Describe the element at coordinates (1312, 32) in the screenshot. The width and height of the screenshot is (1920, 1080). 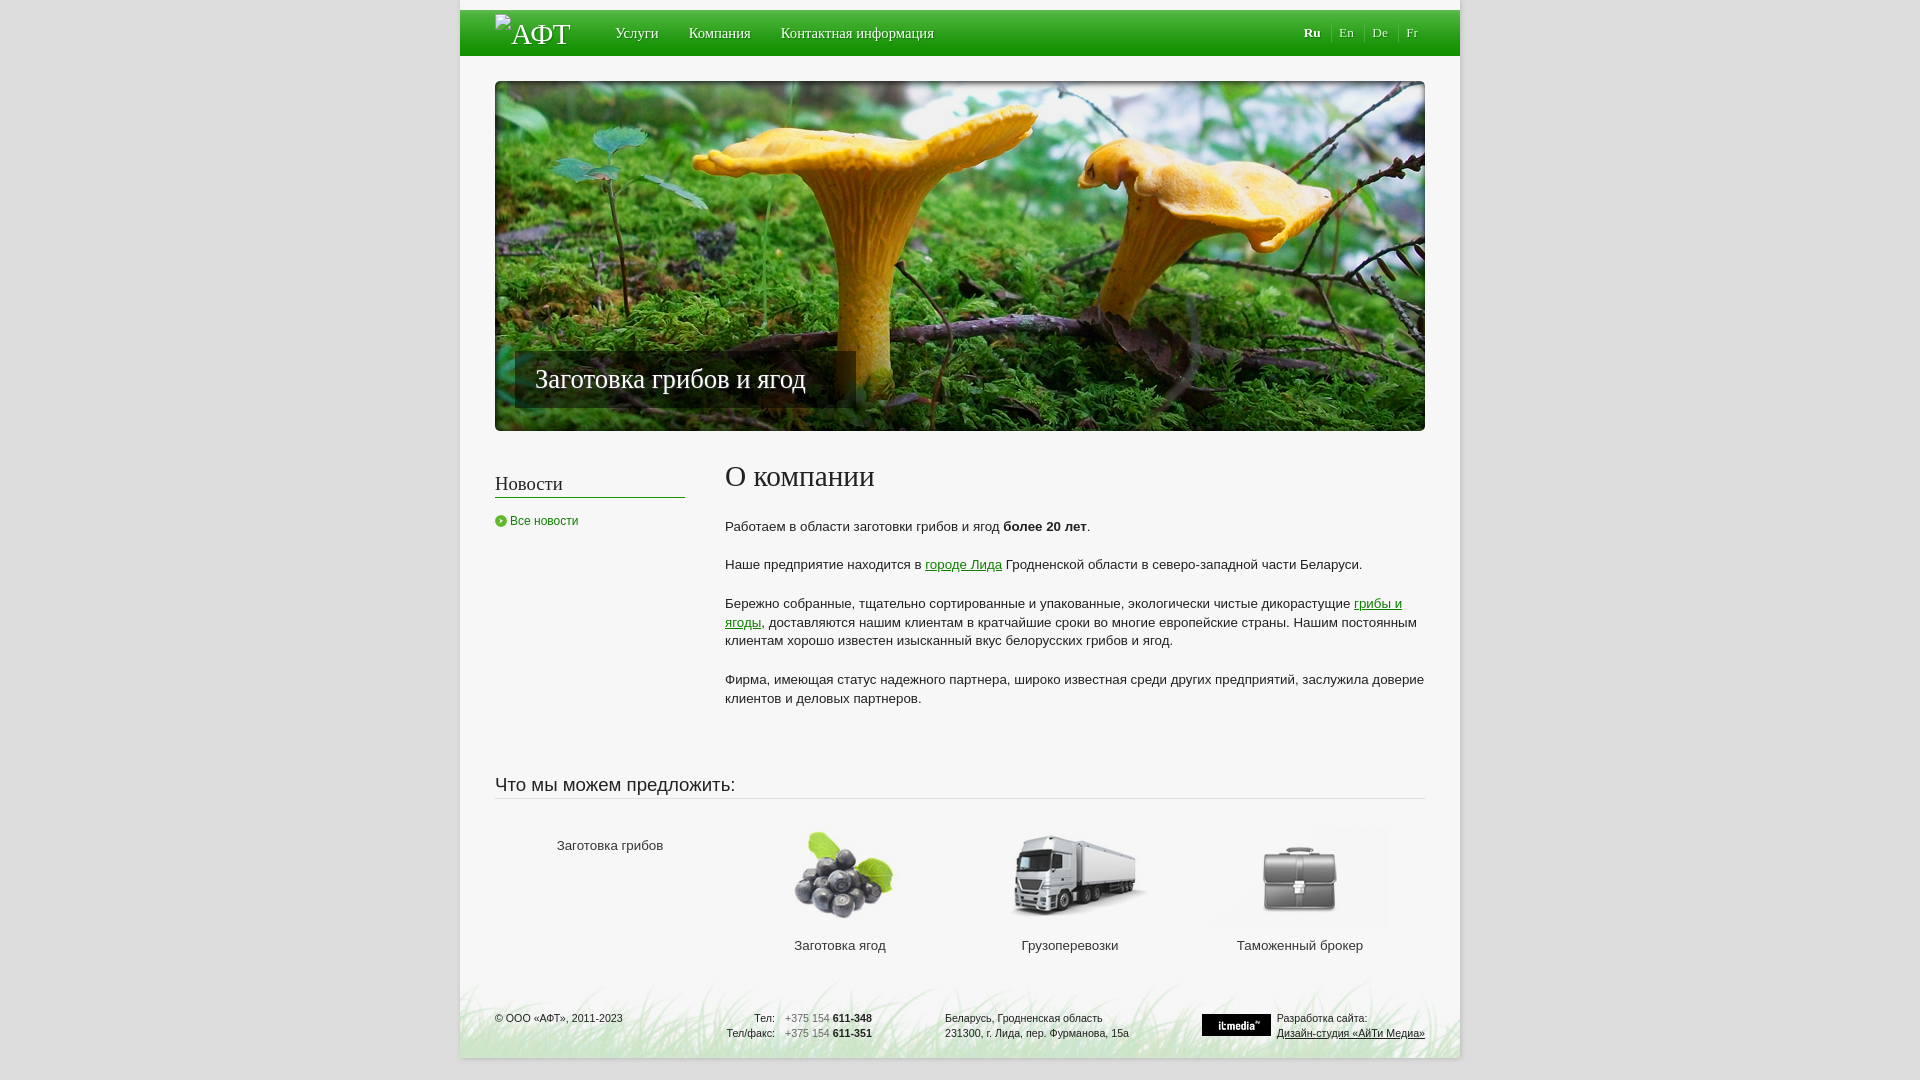
I see `'Ru'` at that location.